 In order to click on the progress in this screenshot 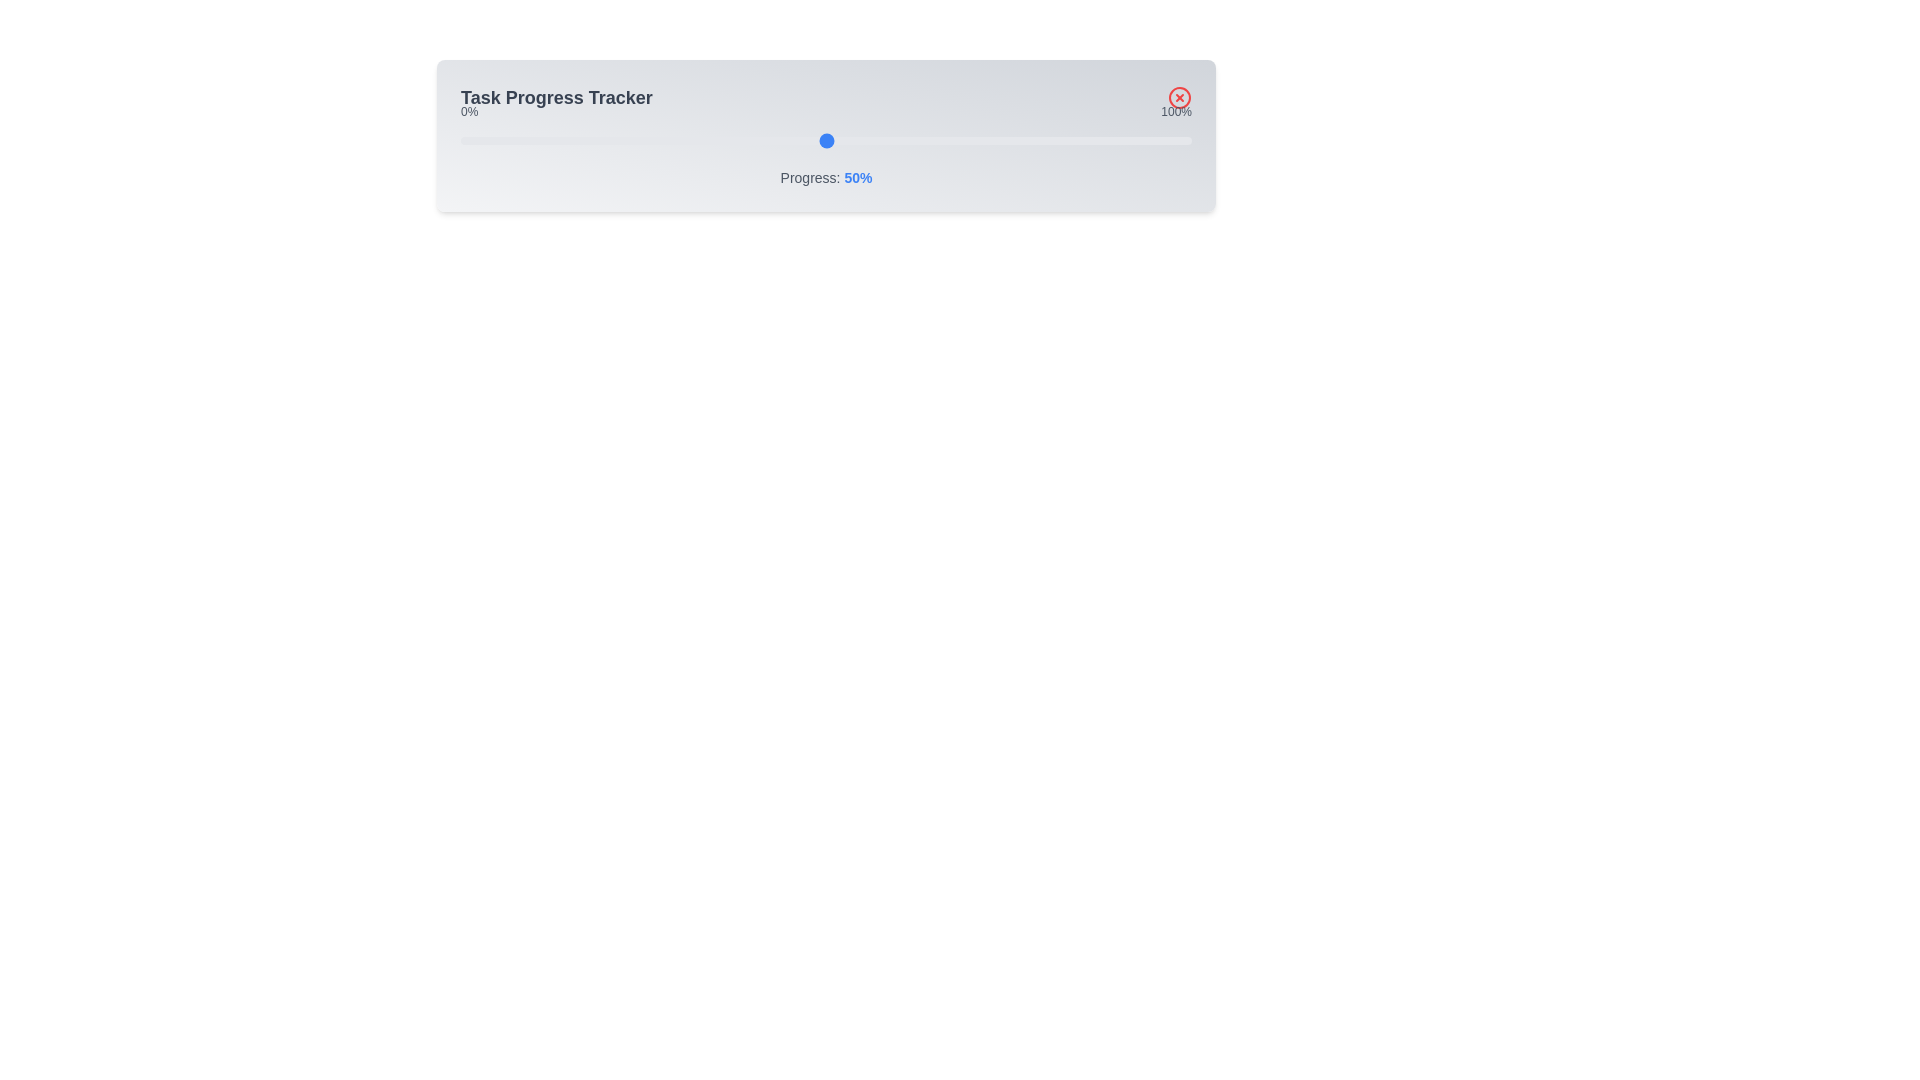, I will do `click(576, 140)`.